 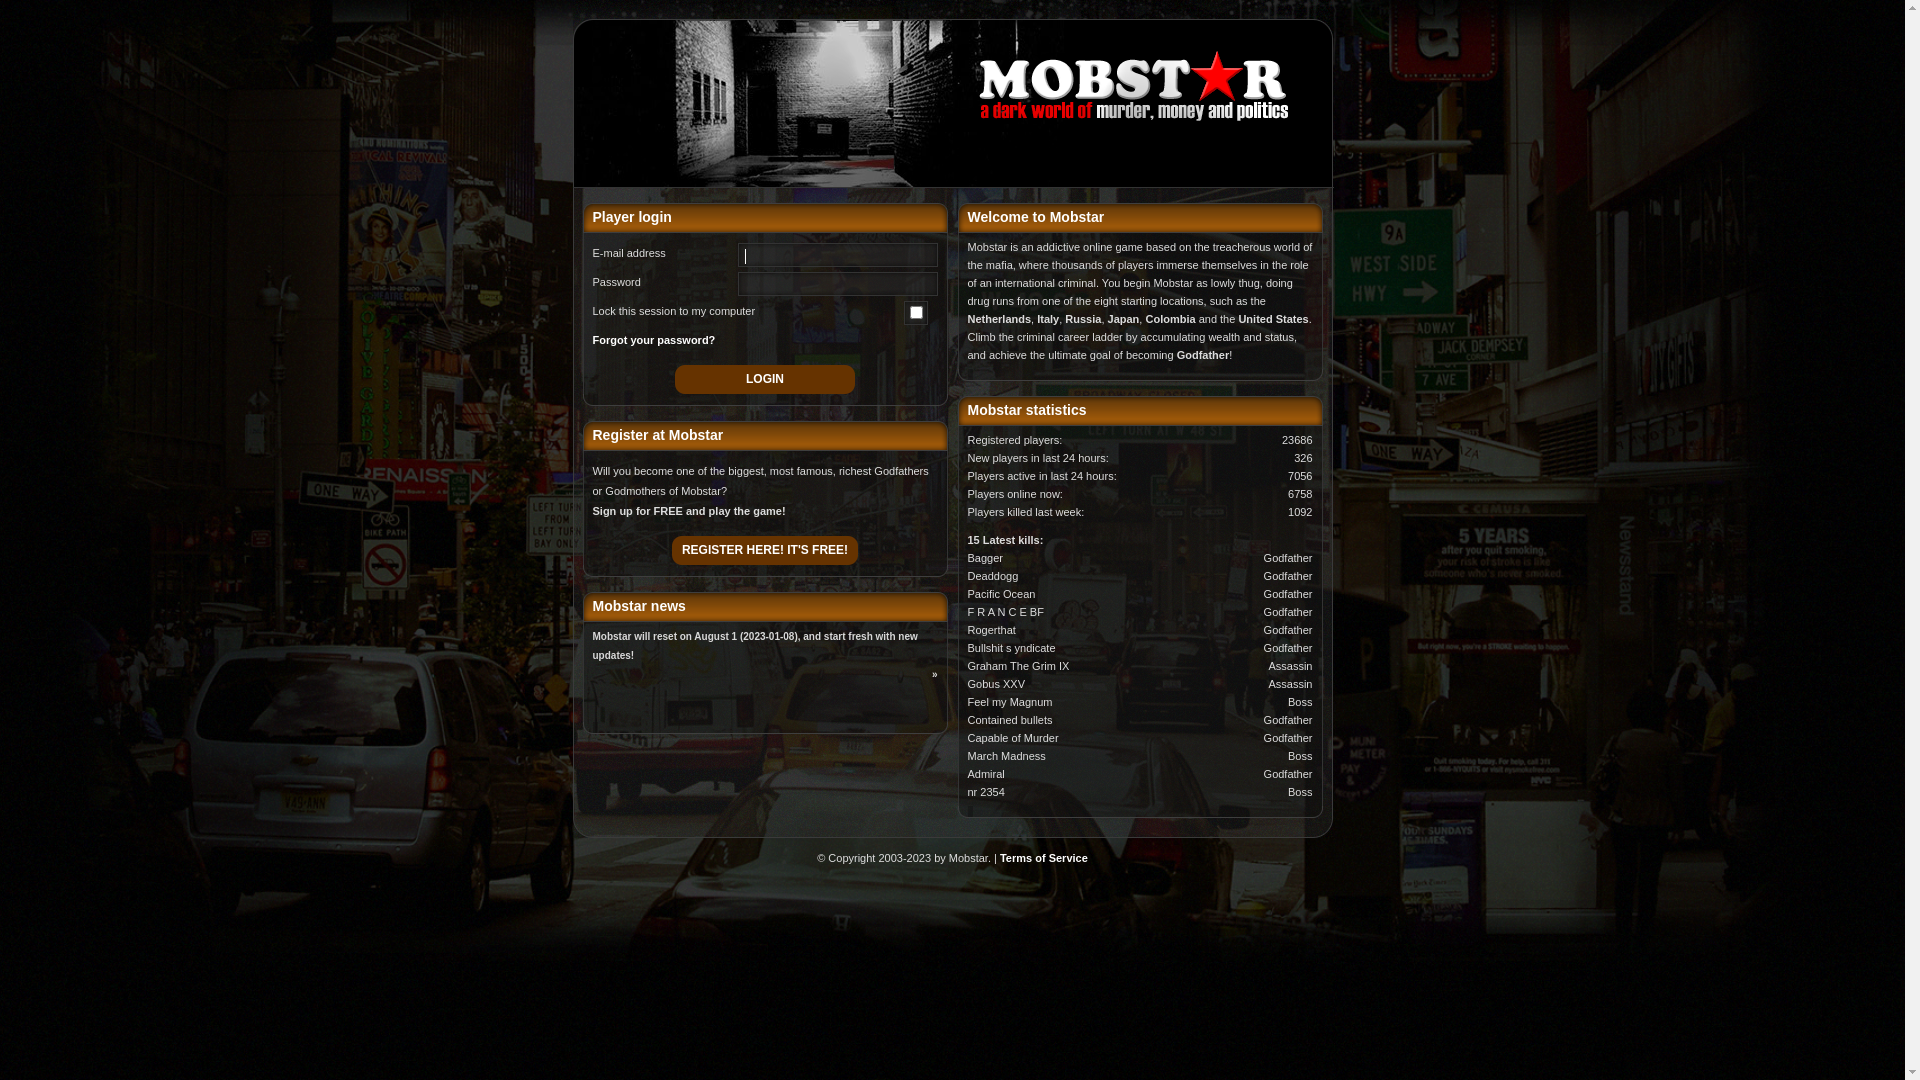 I want to click on 'Terms of Service', so click(x=1042, y=856).